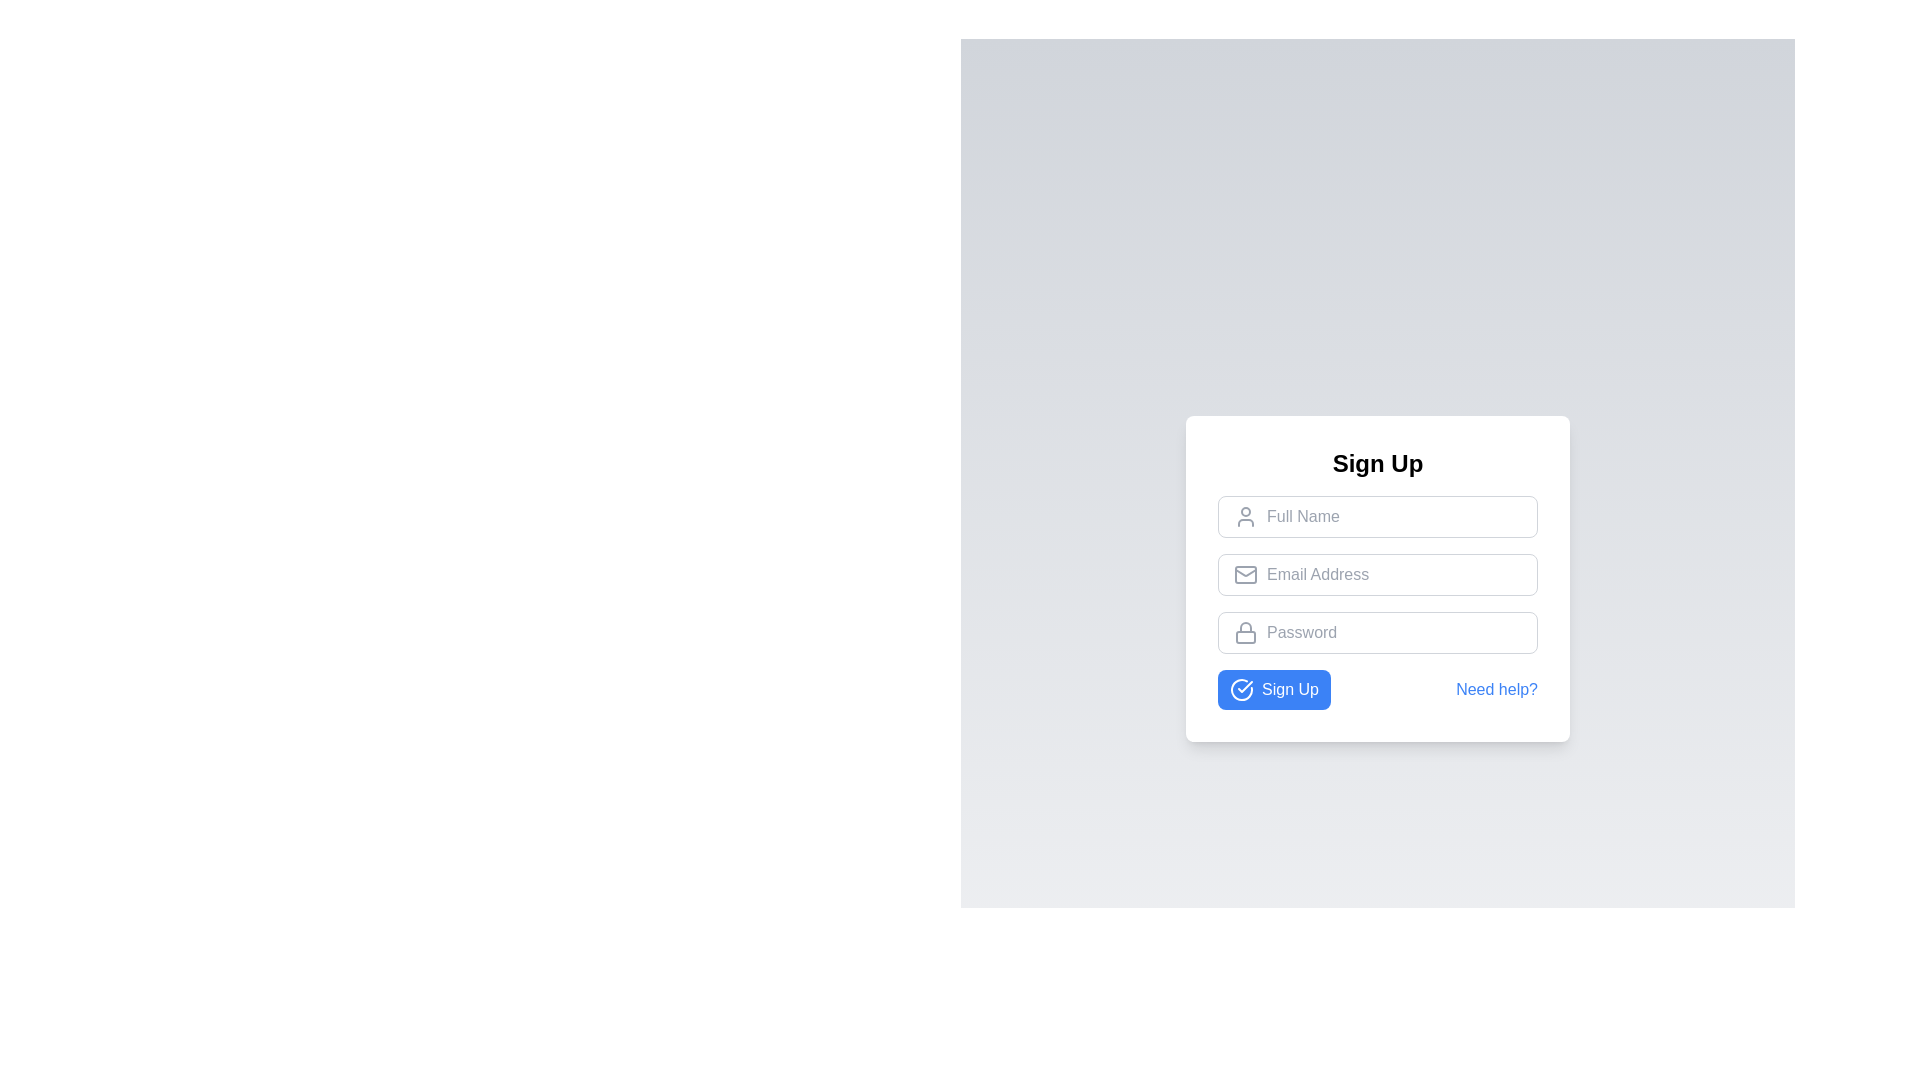 The image size is (1920, 1080). What do you see at coordinates (1245, 515) in the screenshot?
I see `the icon located on the left margin of the 'Full Name' input field, which visually indicates the purpose of the field` at bounding box center [1245, 515].